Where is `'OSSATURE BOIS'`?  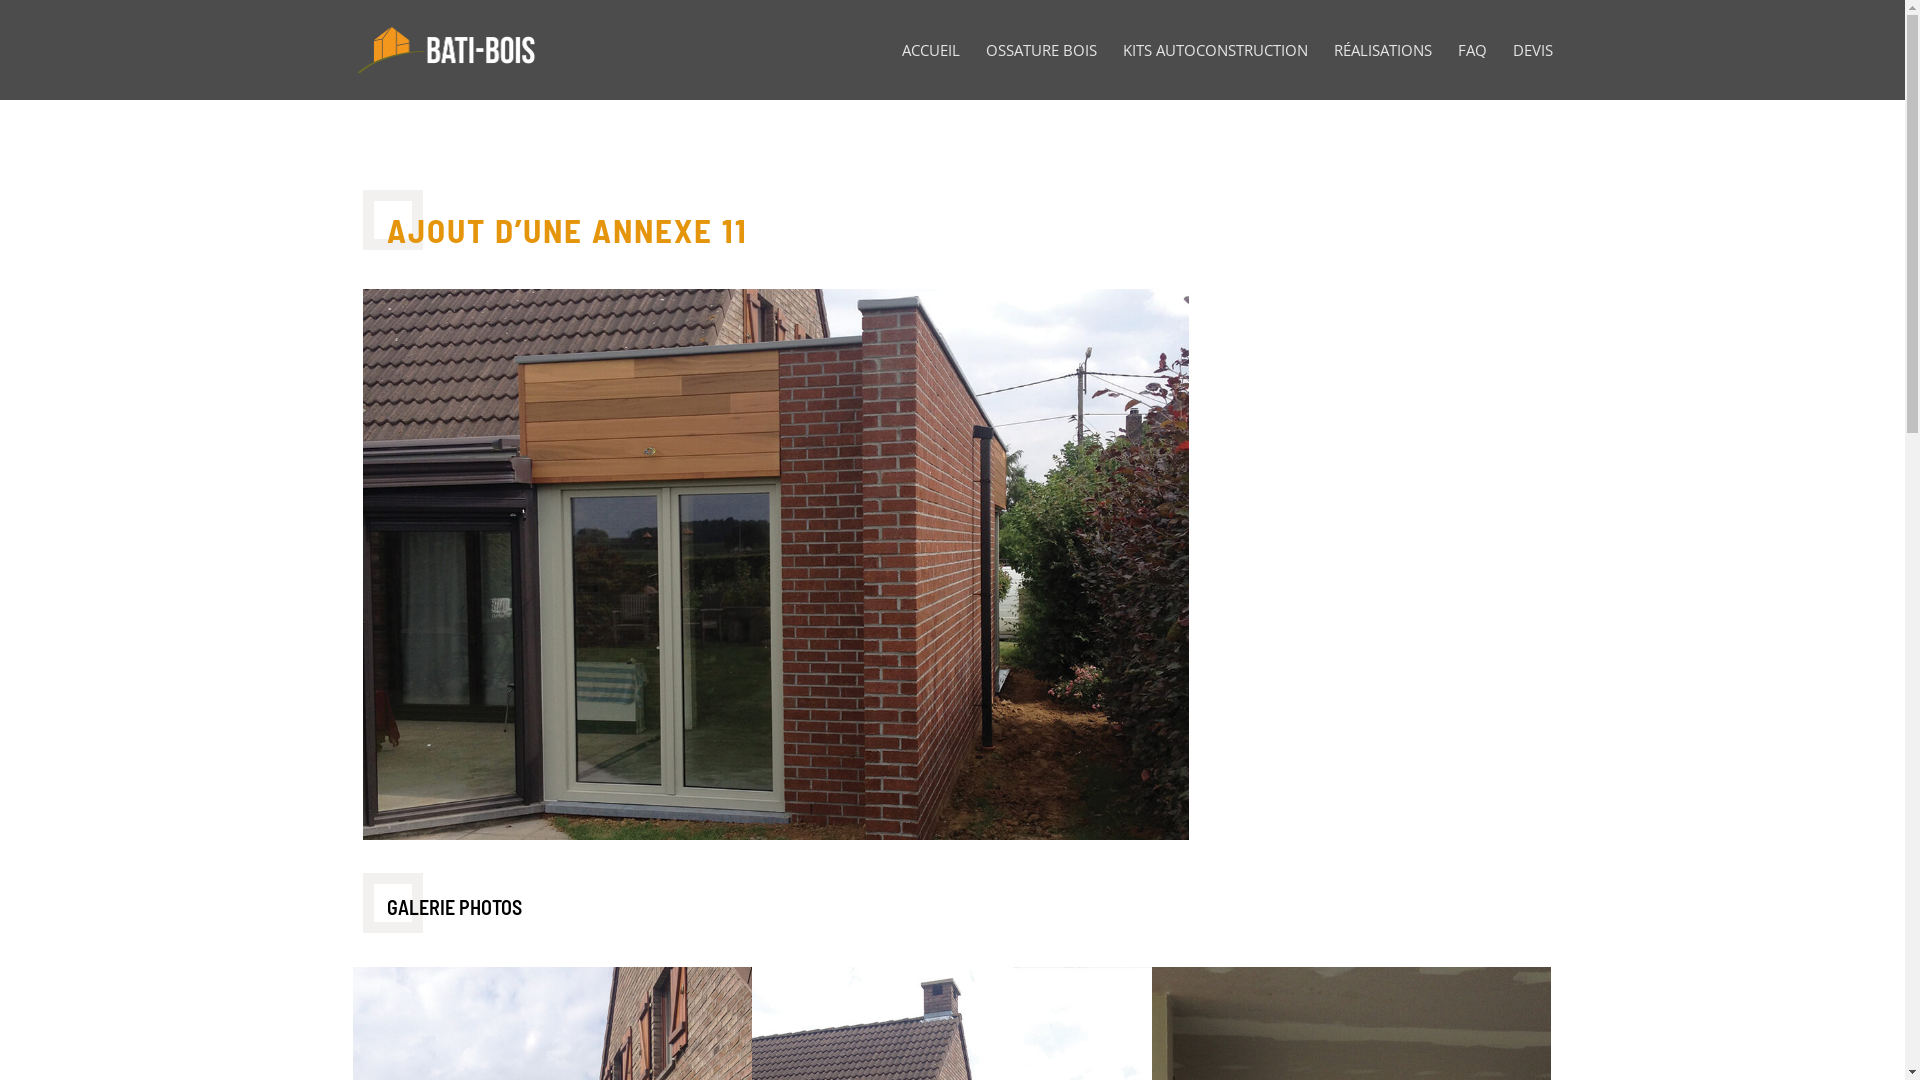 'OSSATURE BOIS' is located at coordinates (985, 70).